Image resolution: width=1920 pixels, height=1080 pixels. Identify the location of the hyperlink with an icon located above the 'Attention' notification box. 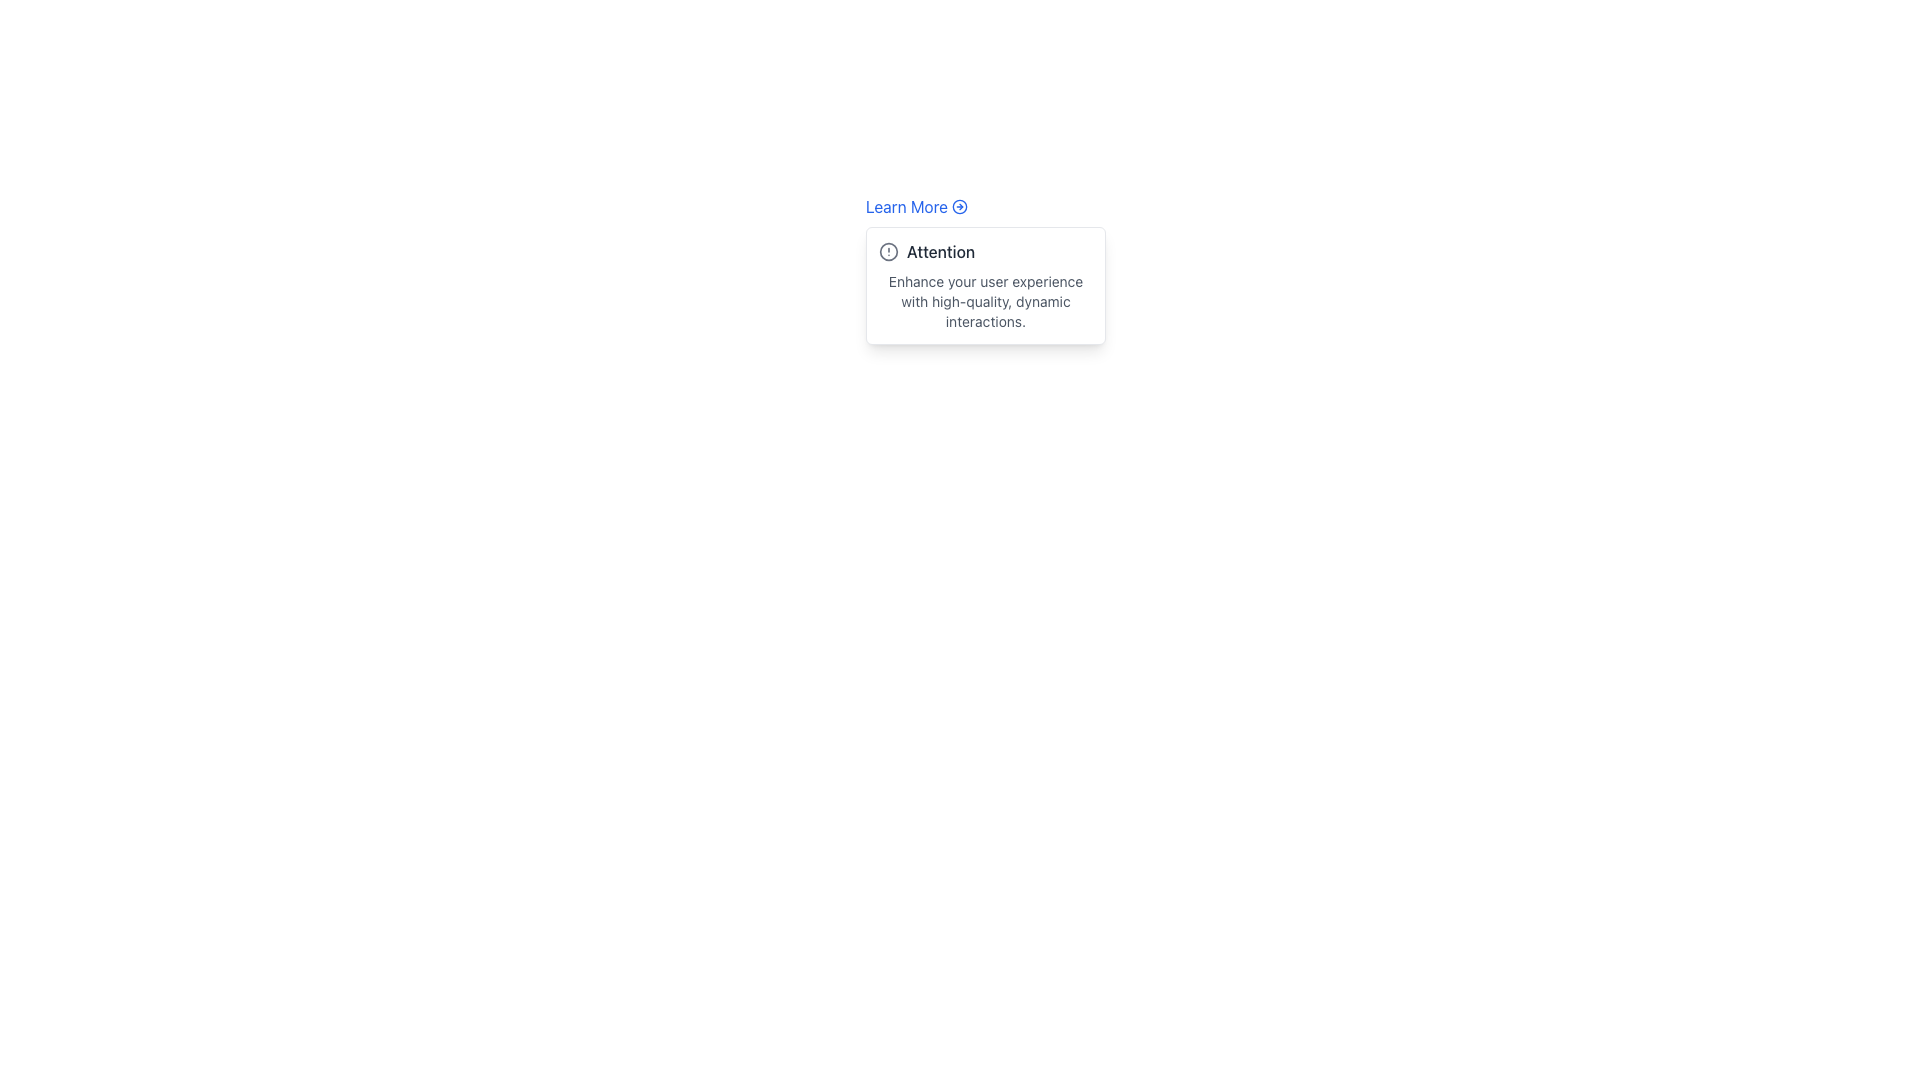
(915, 207).